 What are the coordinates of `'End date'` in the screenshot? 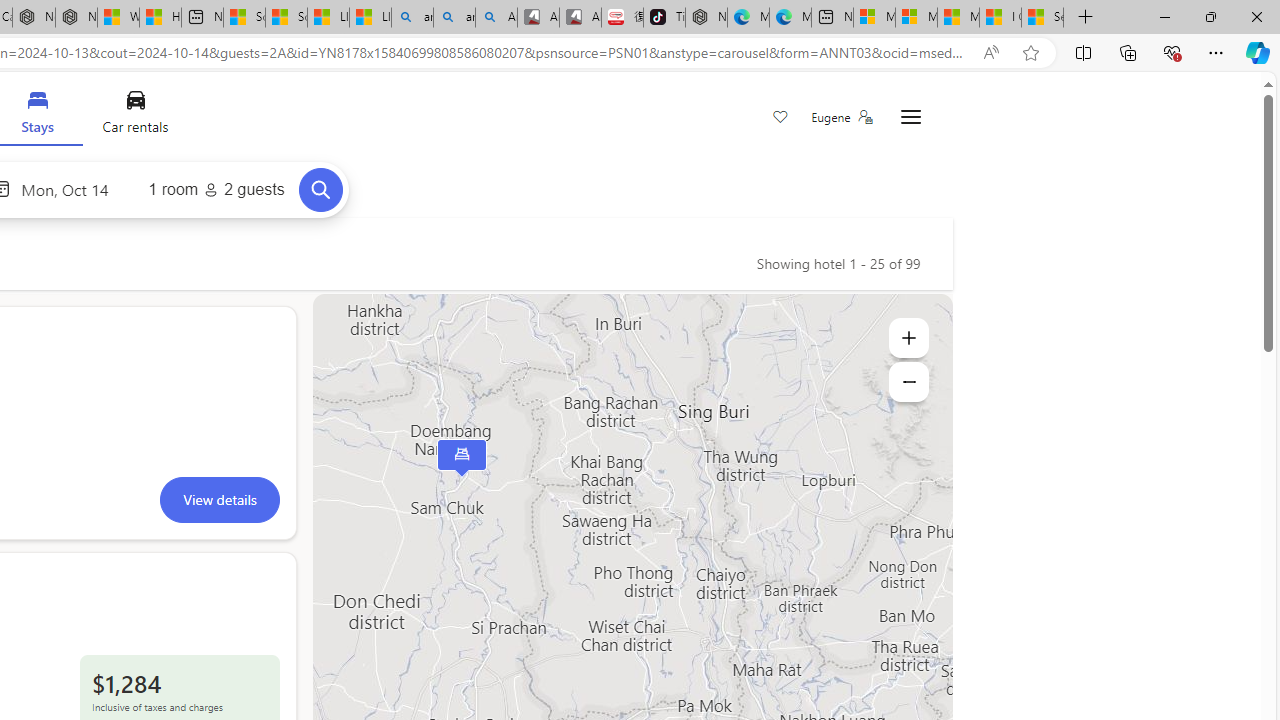 It's located at (70, 189).